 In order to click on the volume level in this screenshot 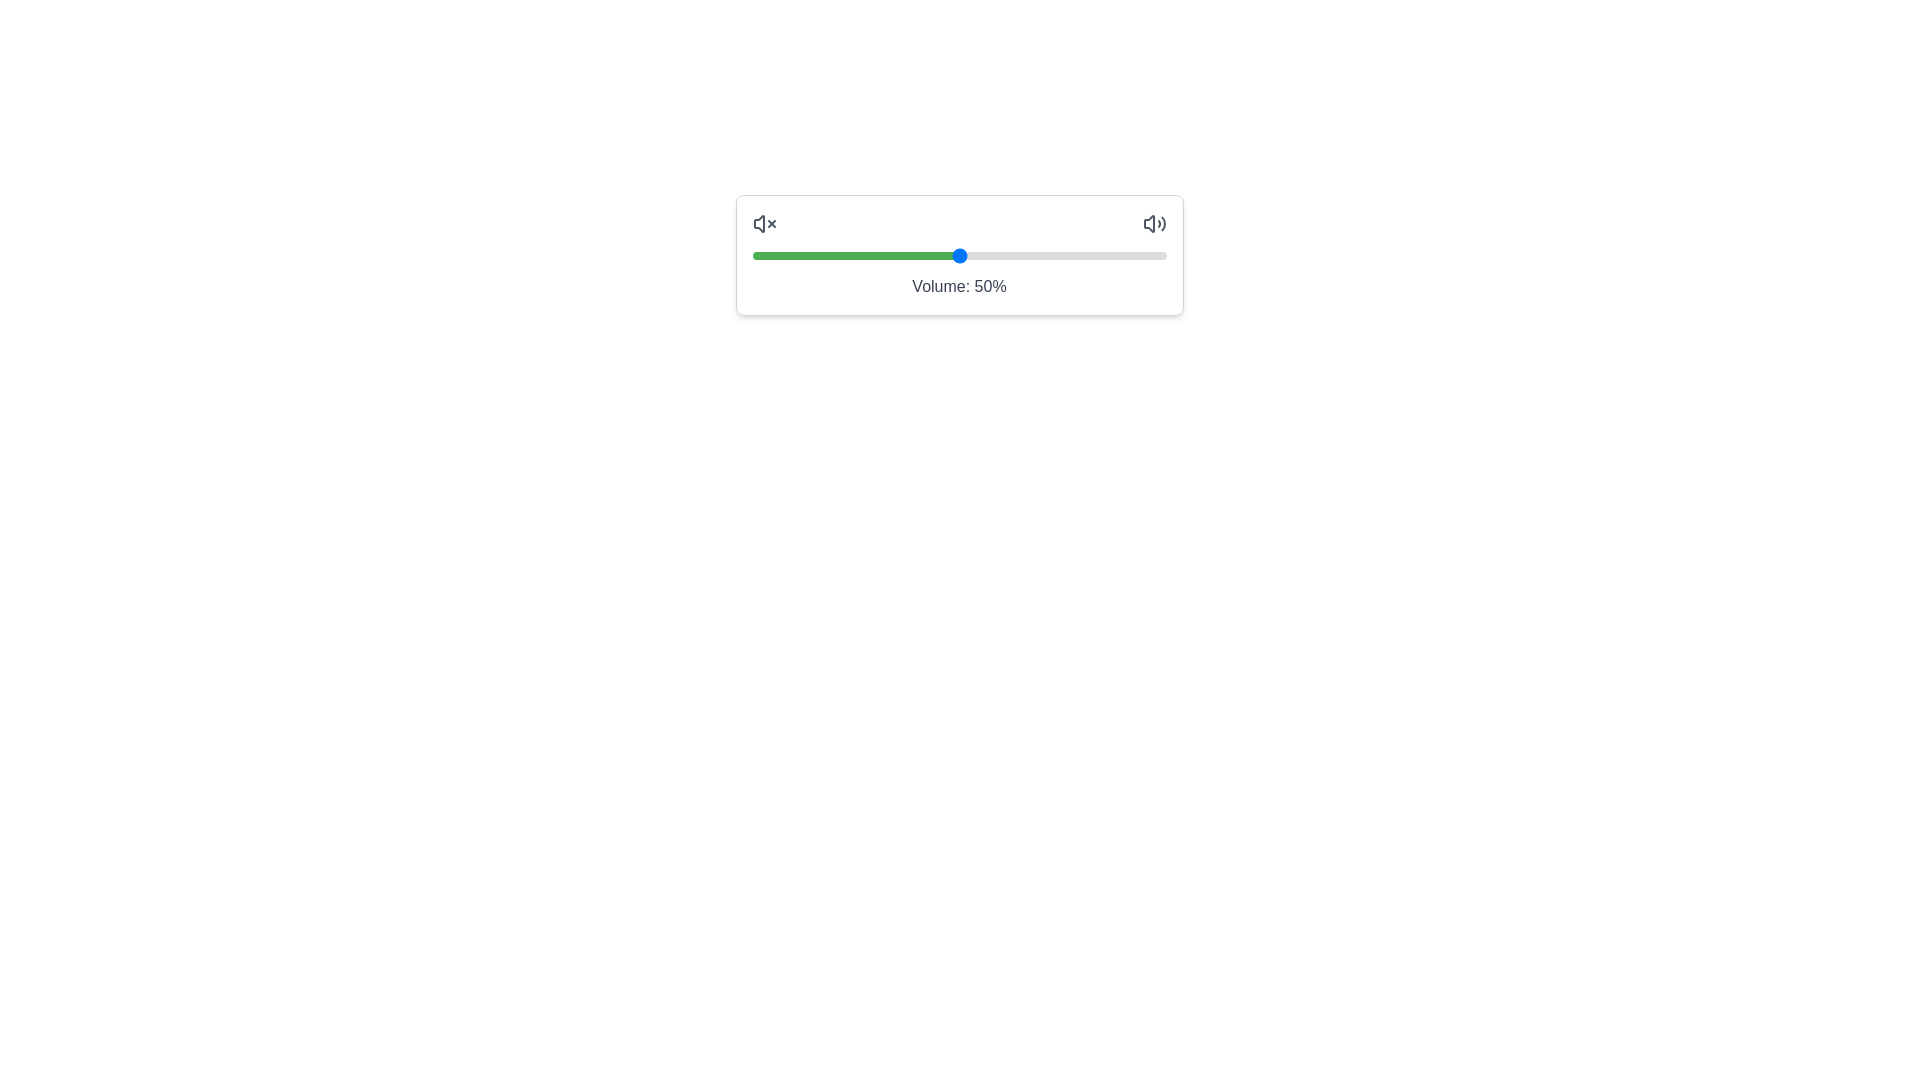, I will do `click(1029, 254)`.